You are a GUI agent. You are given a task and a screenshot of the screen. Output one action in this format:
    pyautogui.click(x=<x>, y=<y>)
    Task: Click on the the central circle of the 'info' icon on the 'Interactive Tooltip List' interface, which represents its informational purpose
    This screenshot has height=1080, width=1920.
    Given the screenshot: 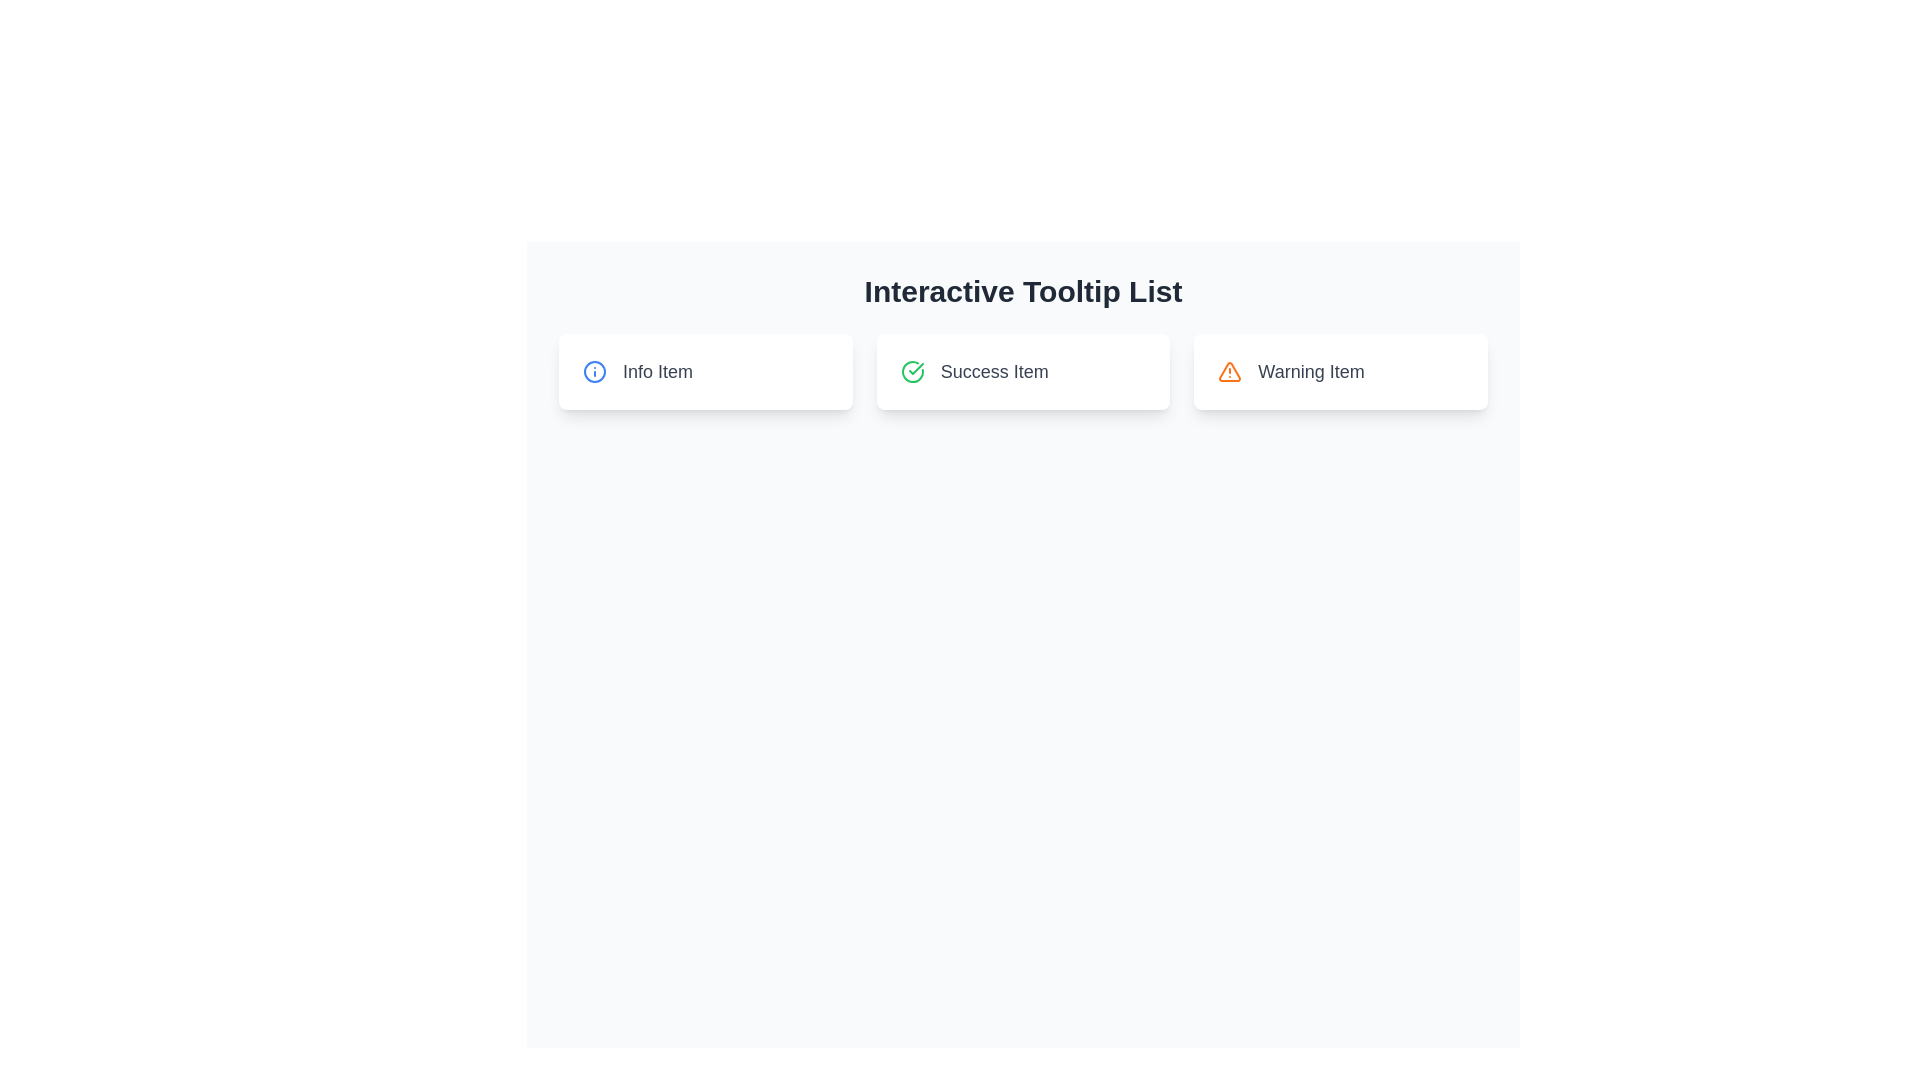 What is the action you would take?
    pyautogui.click(x=594, y=371)
    